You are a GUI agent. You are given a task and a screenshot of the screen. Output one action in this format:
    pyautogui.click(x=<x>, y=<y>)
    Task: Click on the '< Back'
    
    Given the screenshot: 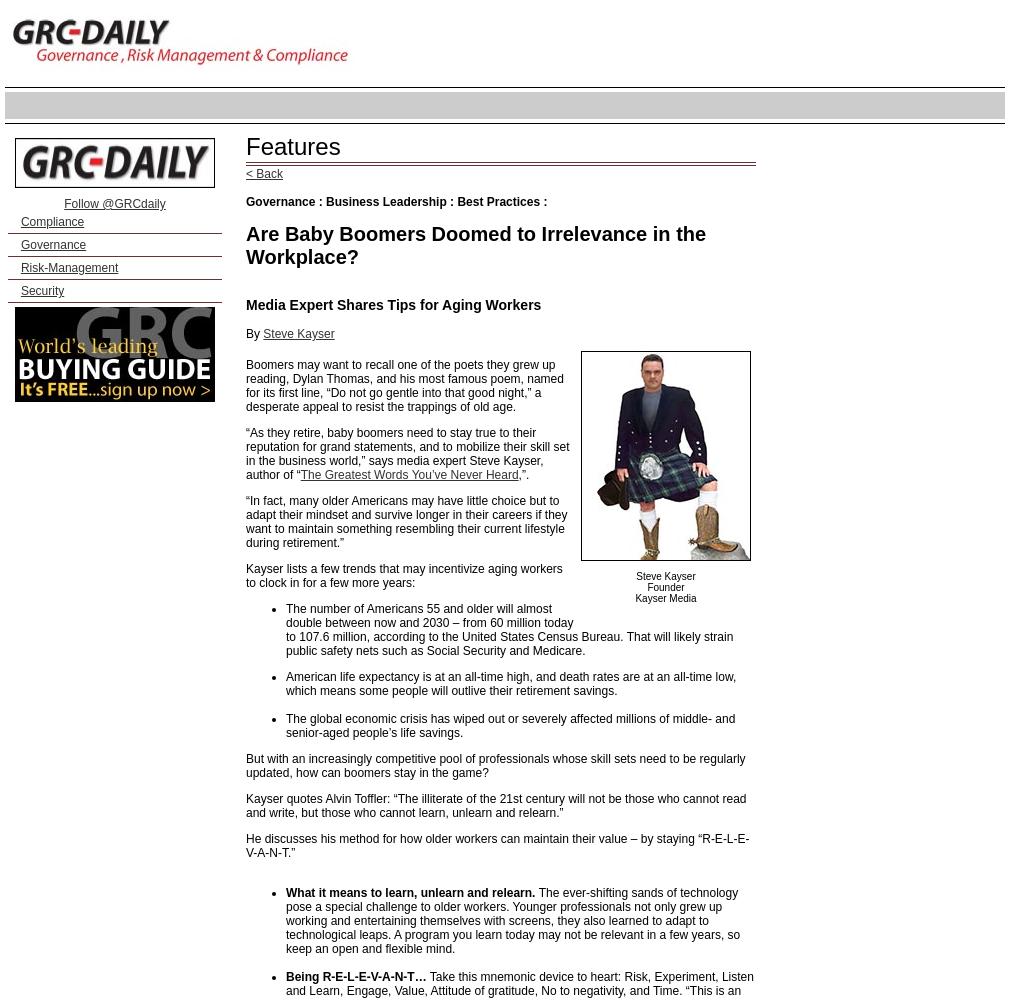 What is the action you would take?
    pyautogui.click(x=245, y=174)
    